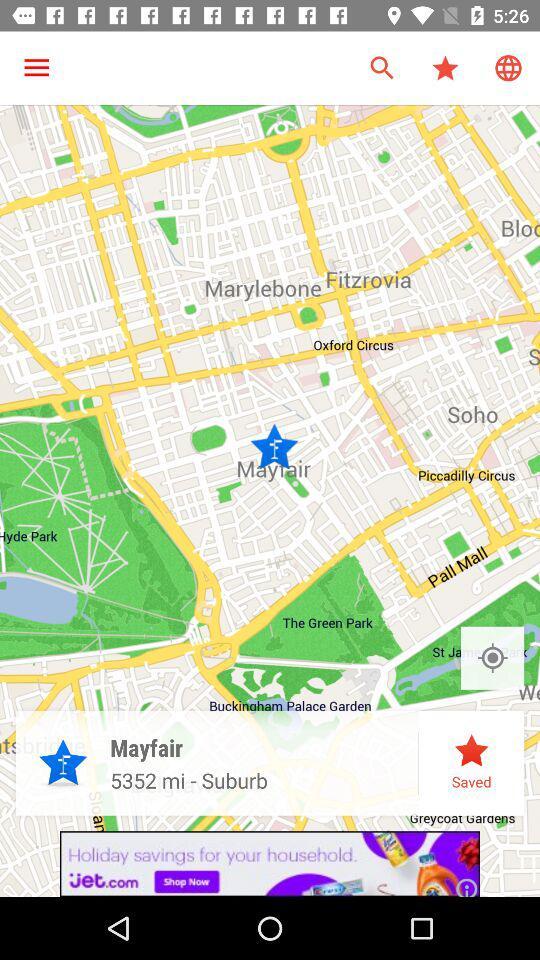 The width and height of the screenshot is (540, 960). Describe the element at coordinates (491, 657) in the screenshot. I see `move to current location` at that location.